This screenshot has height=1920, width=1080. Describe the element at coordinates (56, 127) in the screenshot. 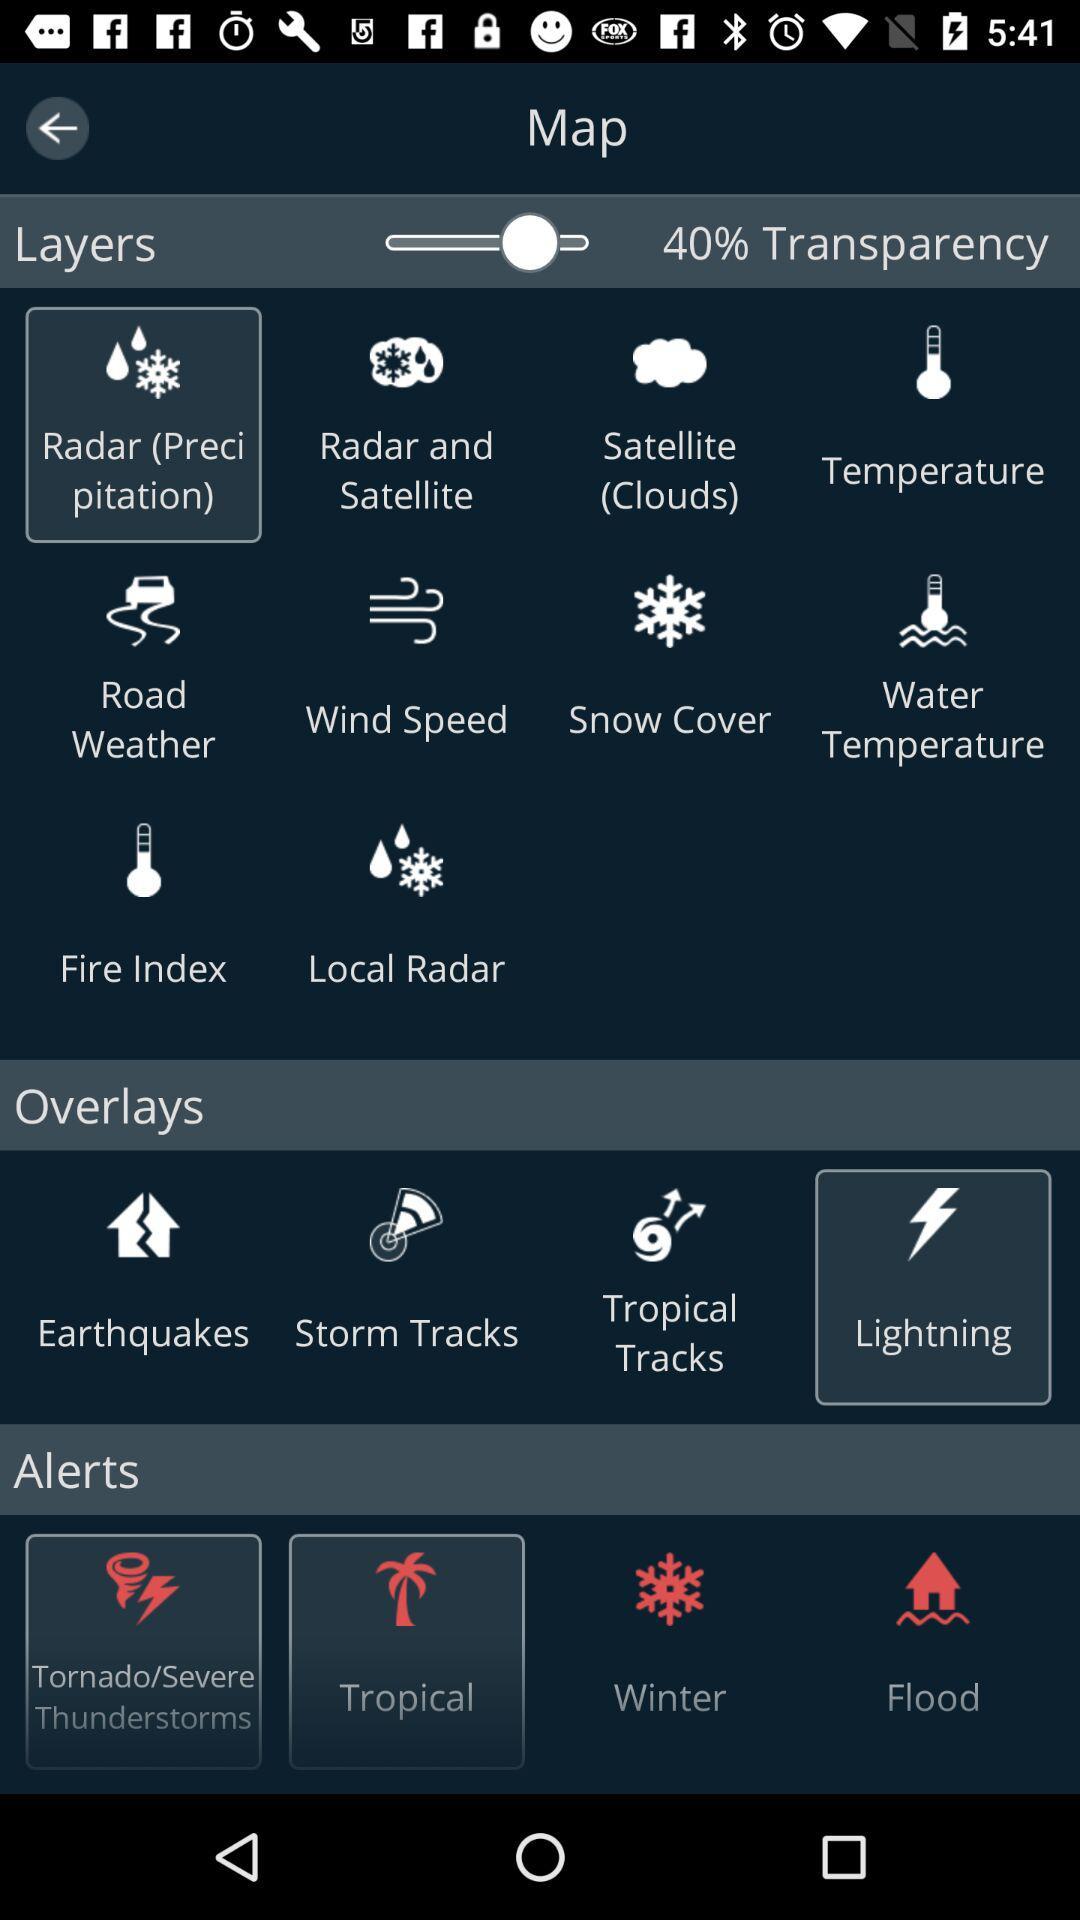

I see `the arrow_backward icon` at that location.